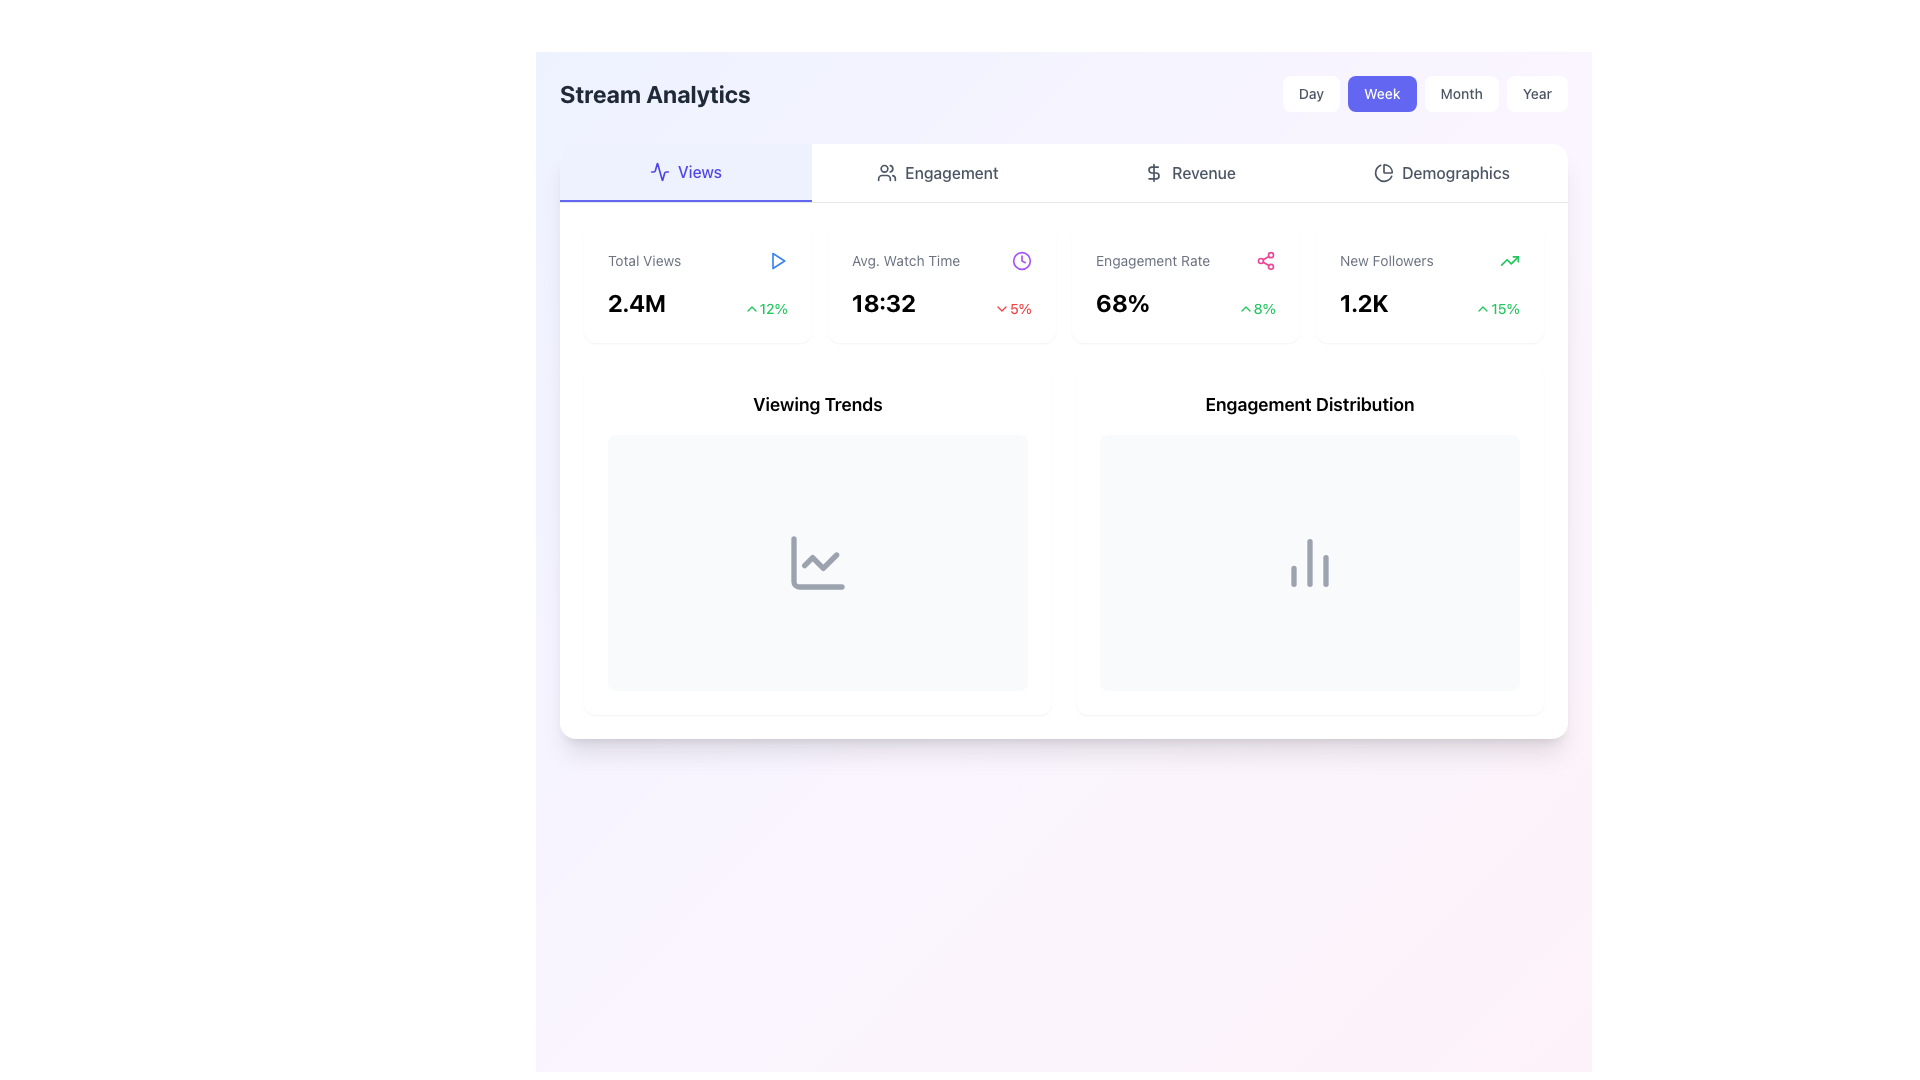  What do you see at coordinates (905, 260) in the screenshot?
I see `the Text Label that describes the average watch time, located in the 'Avg. Watch Time' panel between 'Total Views' and 'Engagement Rate'` at bounding box center [905, 260].